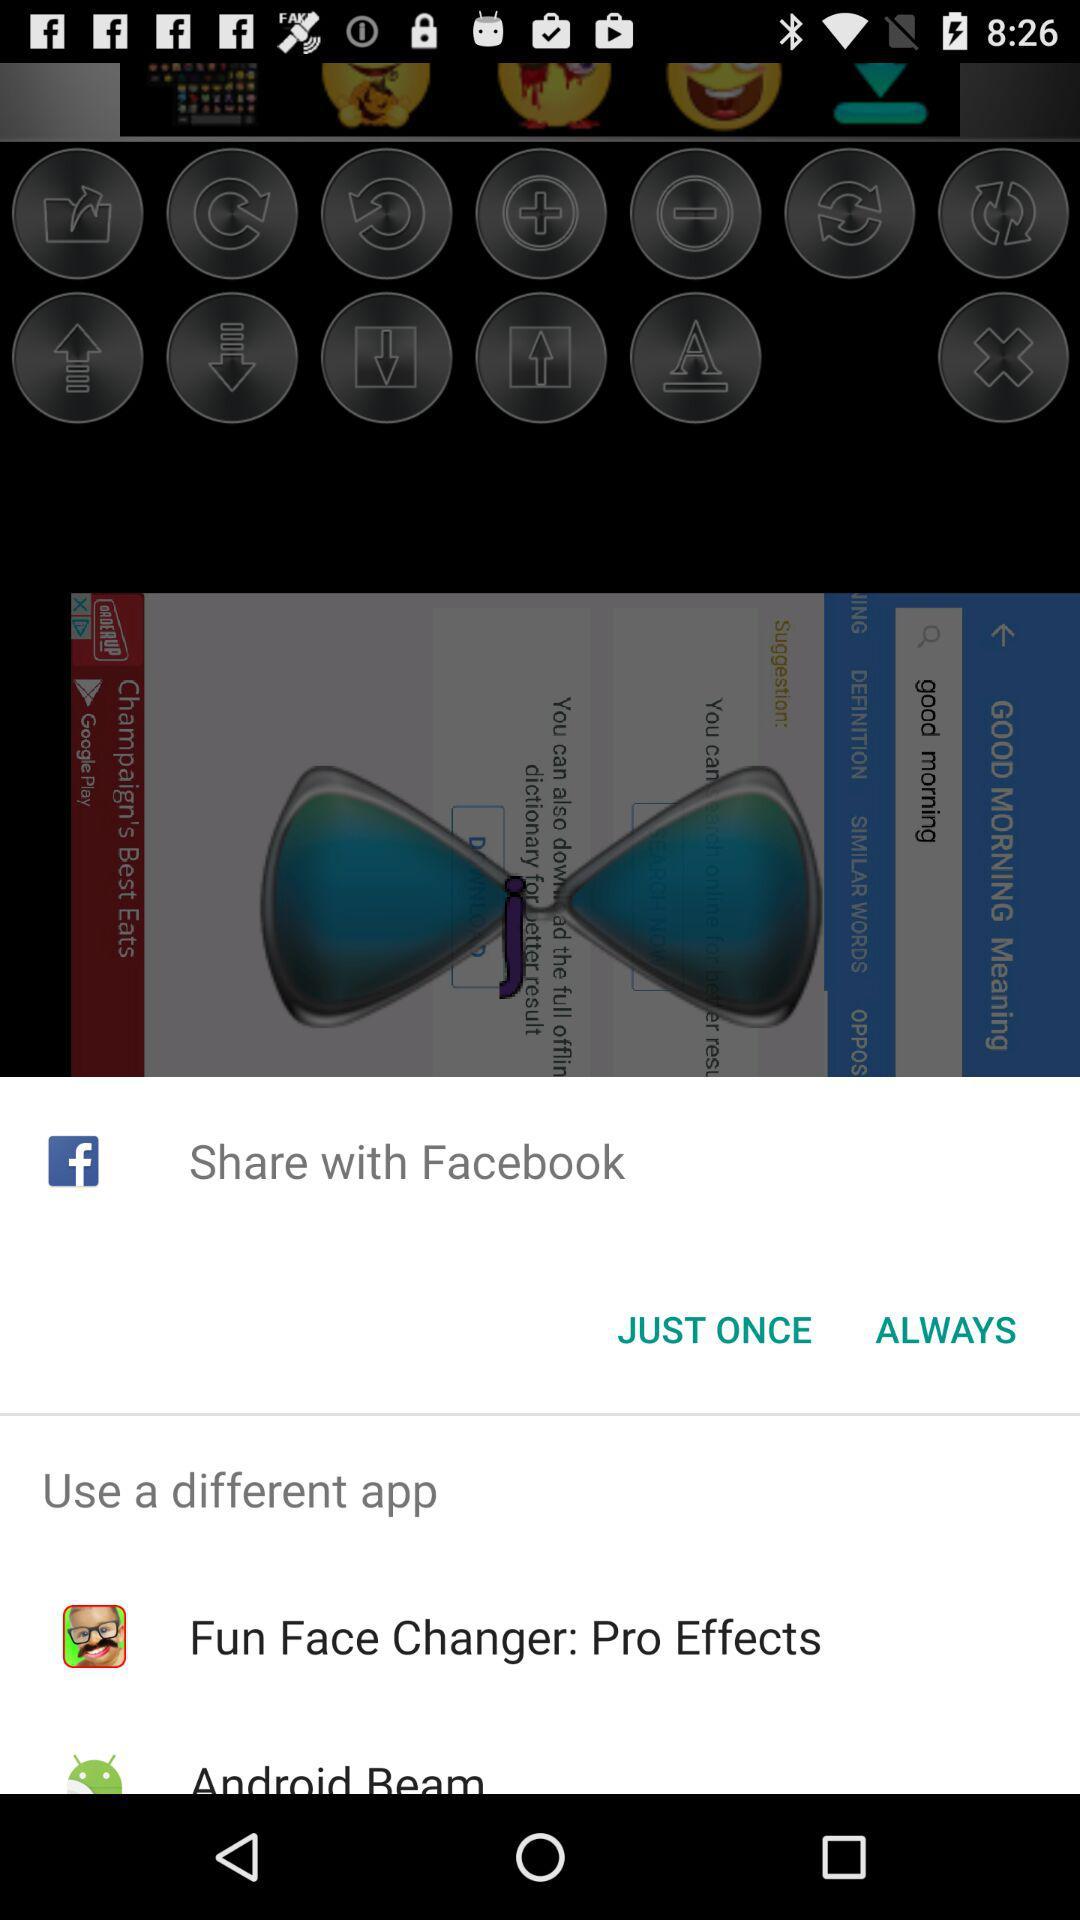 This screenshot has width=1080, height=1920. I want to click on just once, so click(713, 1329).